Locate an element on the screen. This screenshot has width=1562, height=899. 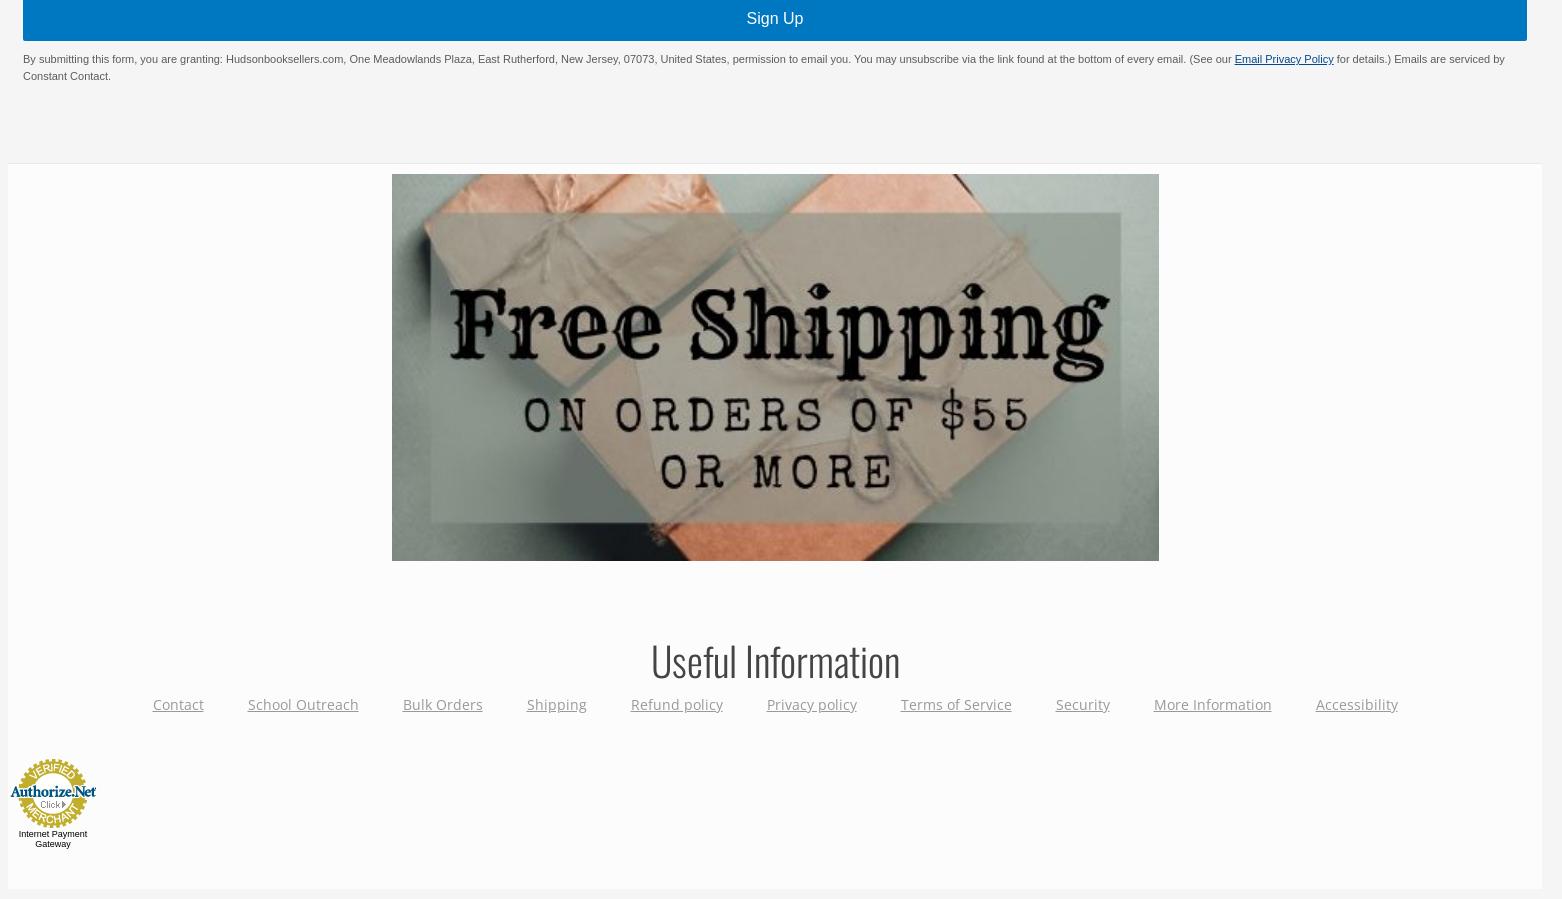
'Contact' is located at coordinates (176, 702).